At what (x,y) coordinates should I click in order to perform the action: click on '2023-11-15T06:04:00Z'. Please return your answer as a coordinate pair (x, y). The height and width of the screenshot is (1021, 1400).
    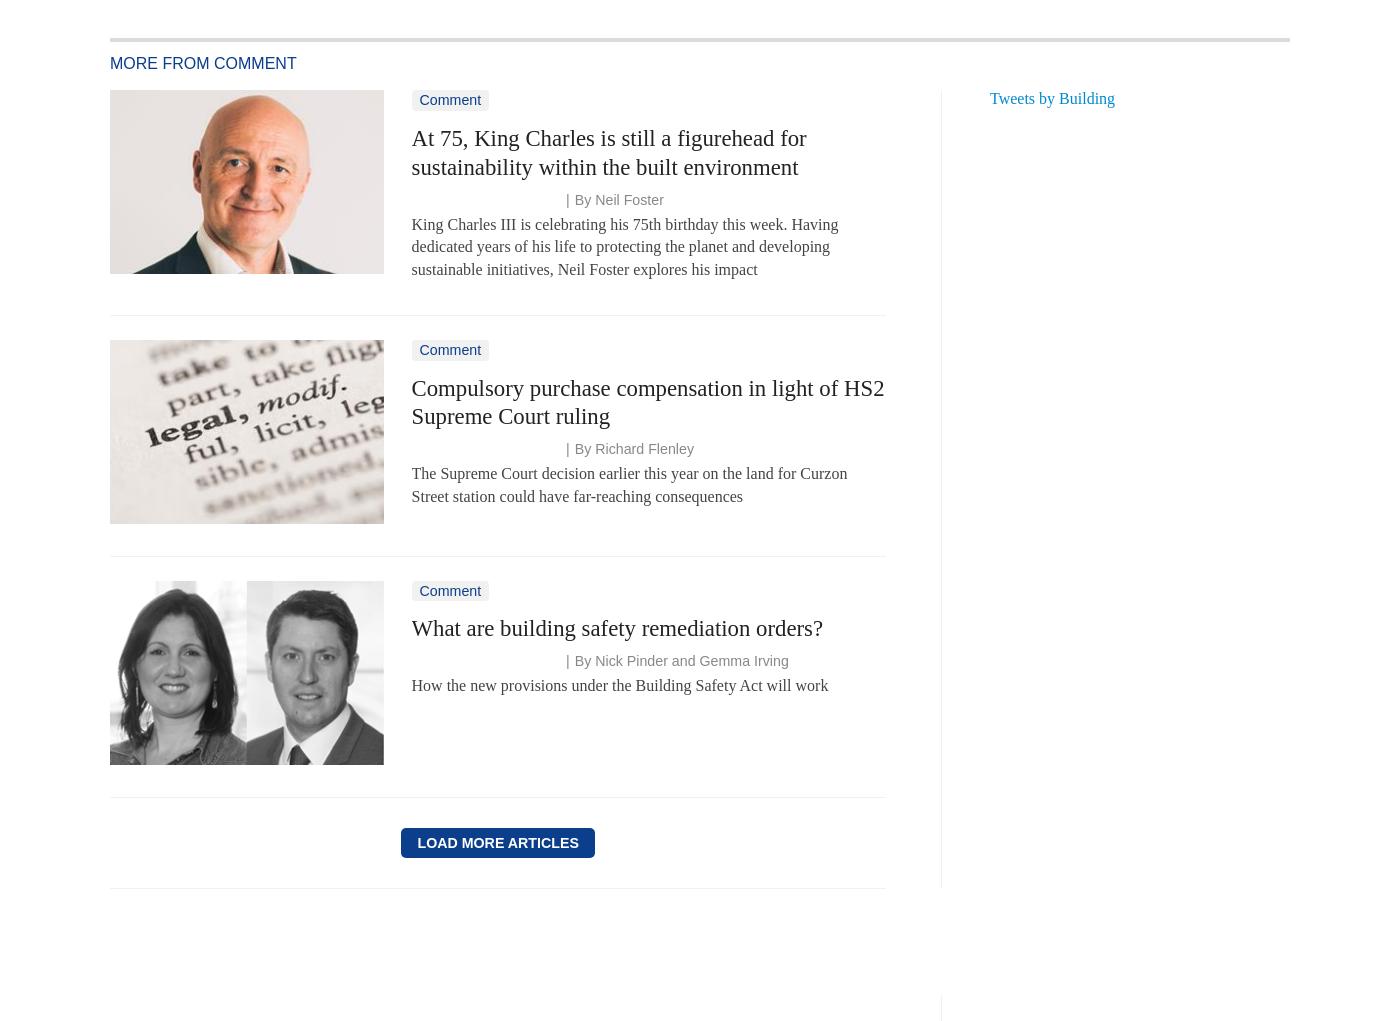
    Looking at the image, I should click on (482, 198).